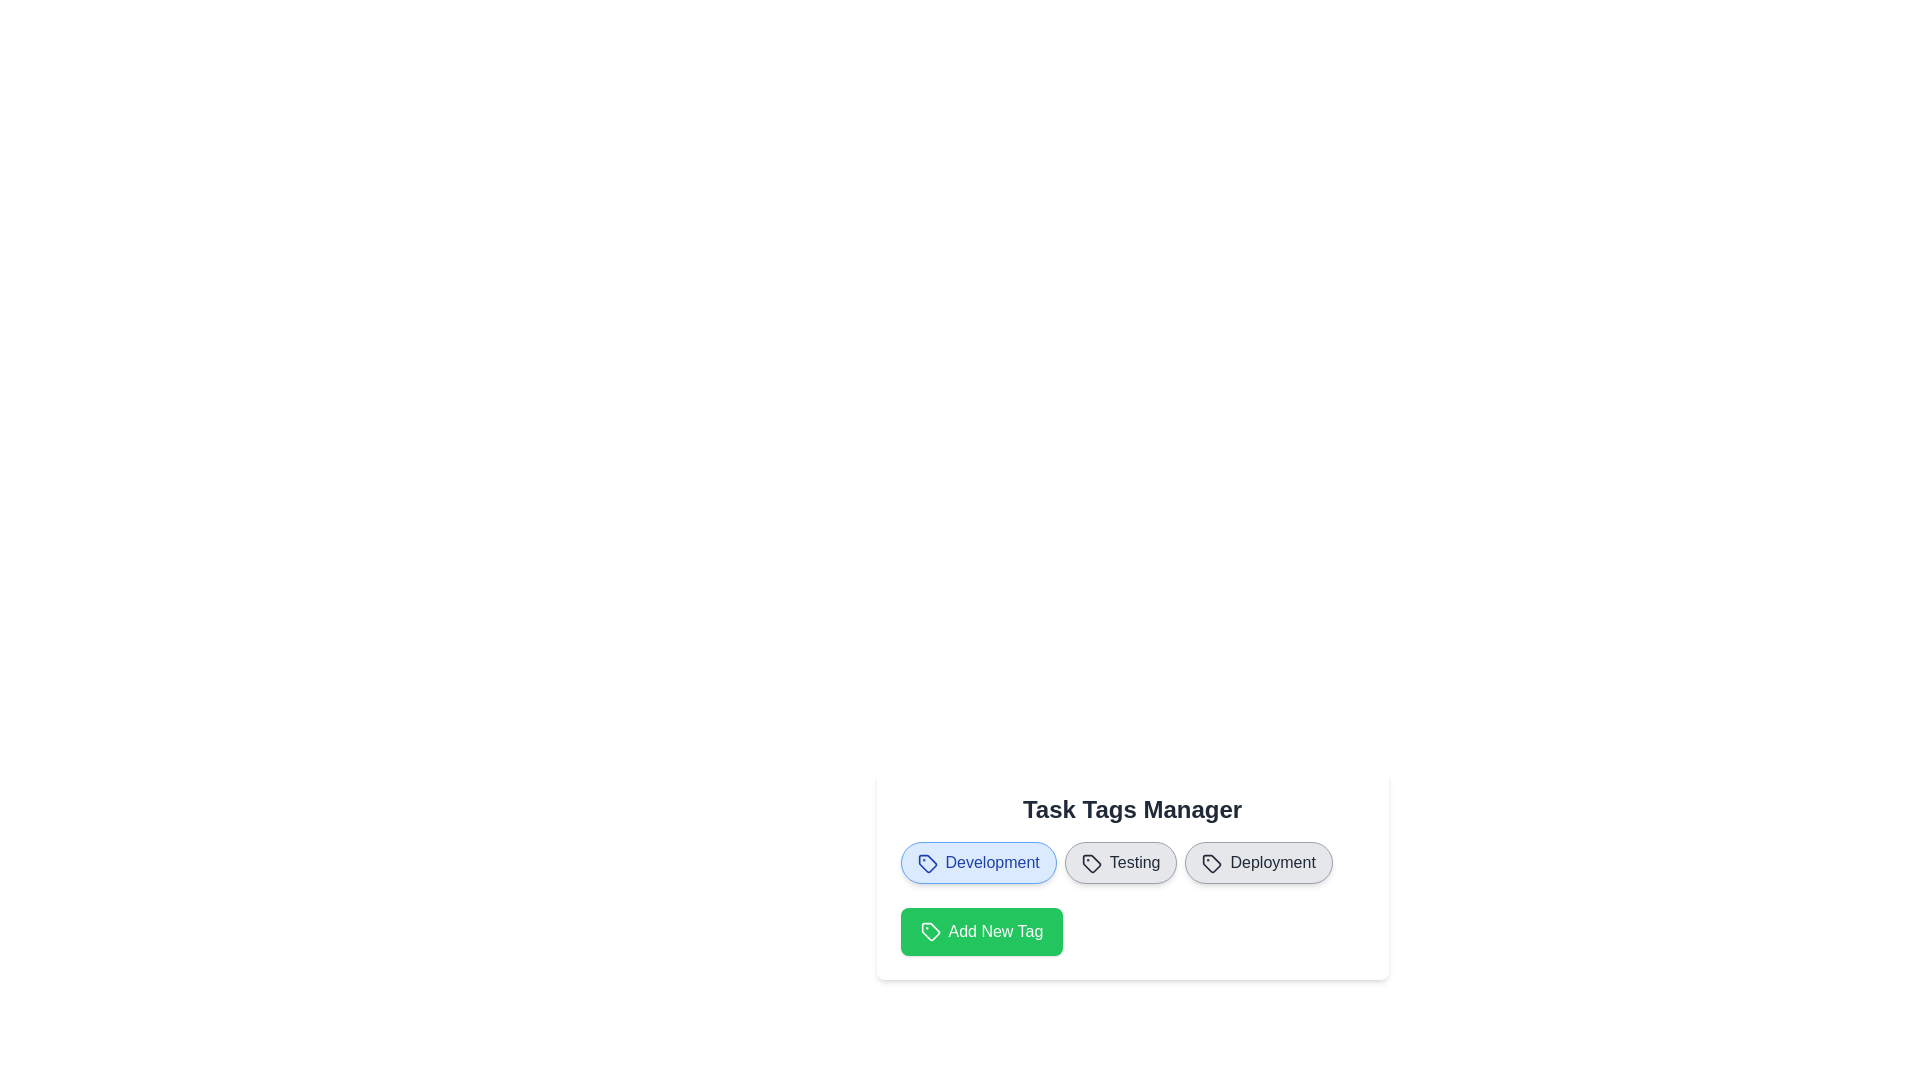  Describe the element at coordinates (981, 932) in the screenshot. I see `the 'Add New Tag' button with a green background and a white tag icon located in the 'Task Tags Manager' section` at that location.